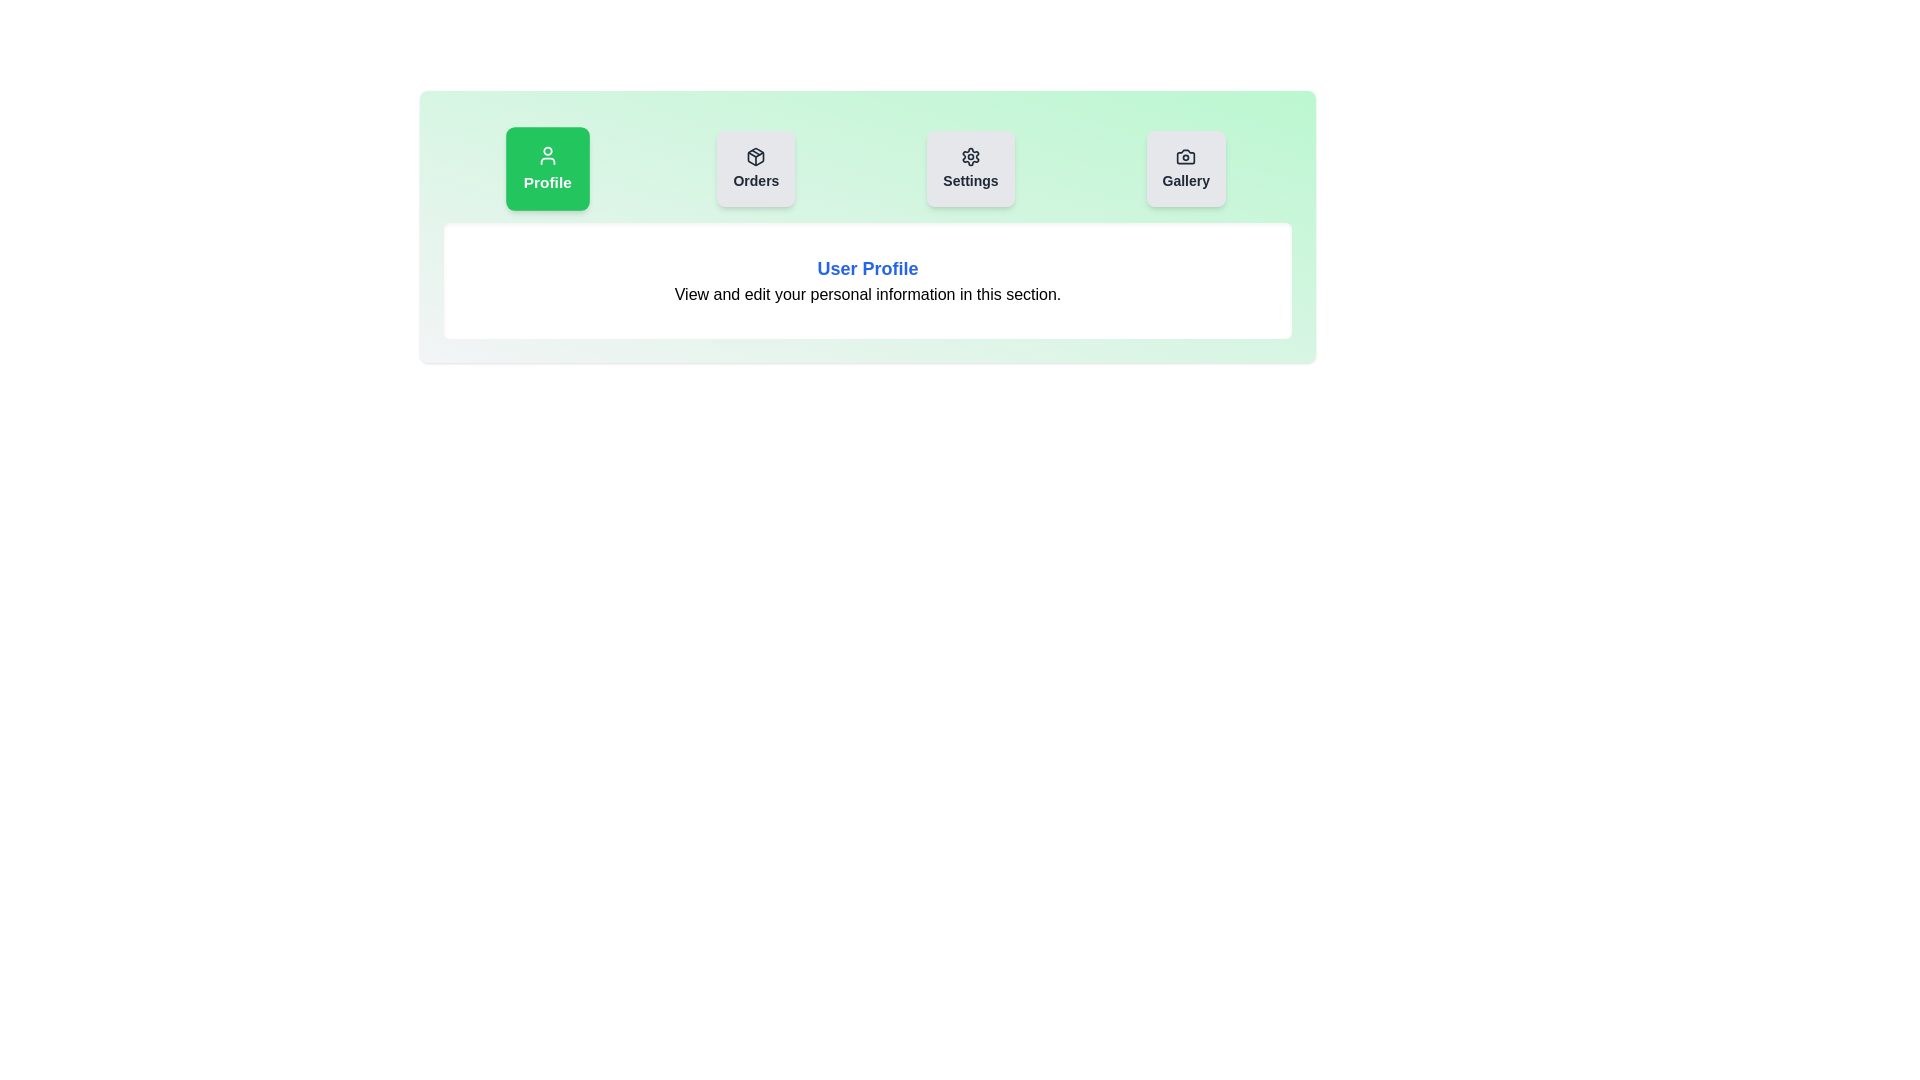  What do you see at coordinates (755, 168) in the screenshot?
I see `the tab labeled Orders` at bounding box center [755, 168].